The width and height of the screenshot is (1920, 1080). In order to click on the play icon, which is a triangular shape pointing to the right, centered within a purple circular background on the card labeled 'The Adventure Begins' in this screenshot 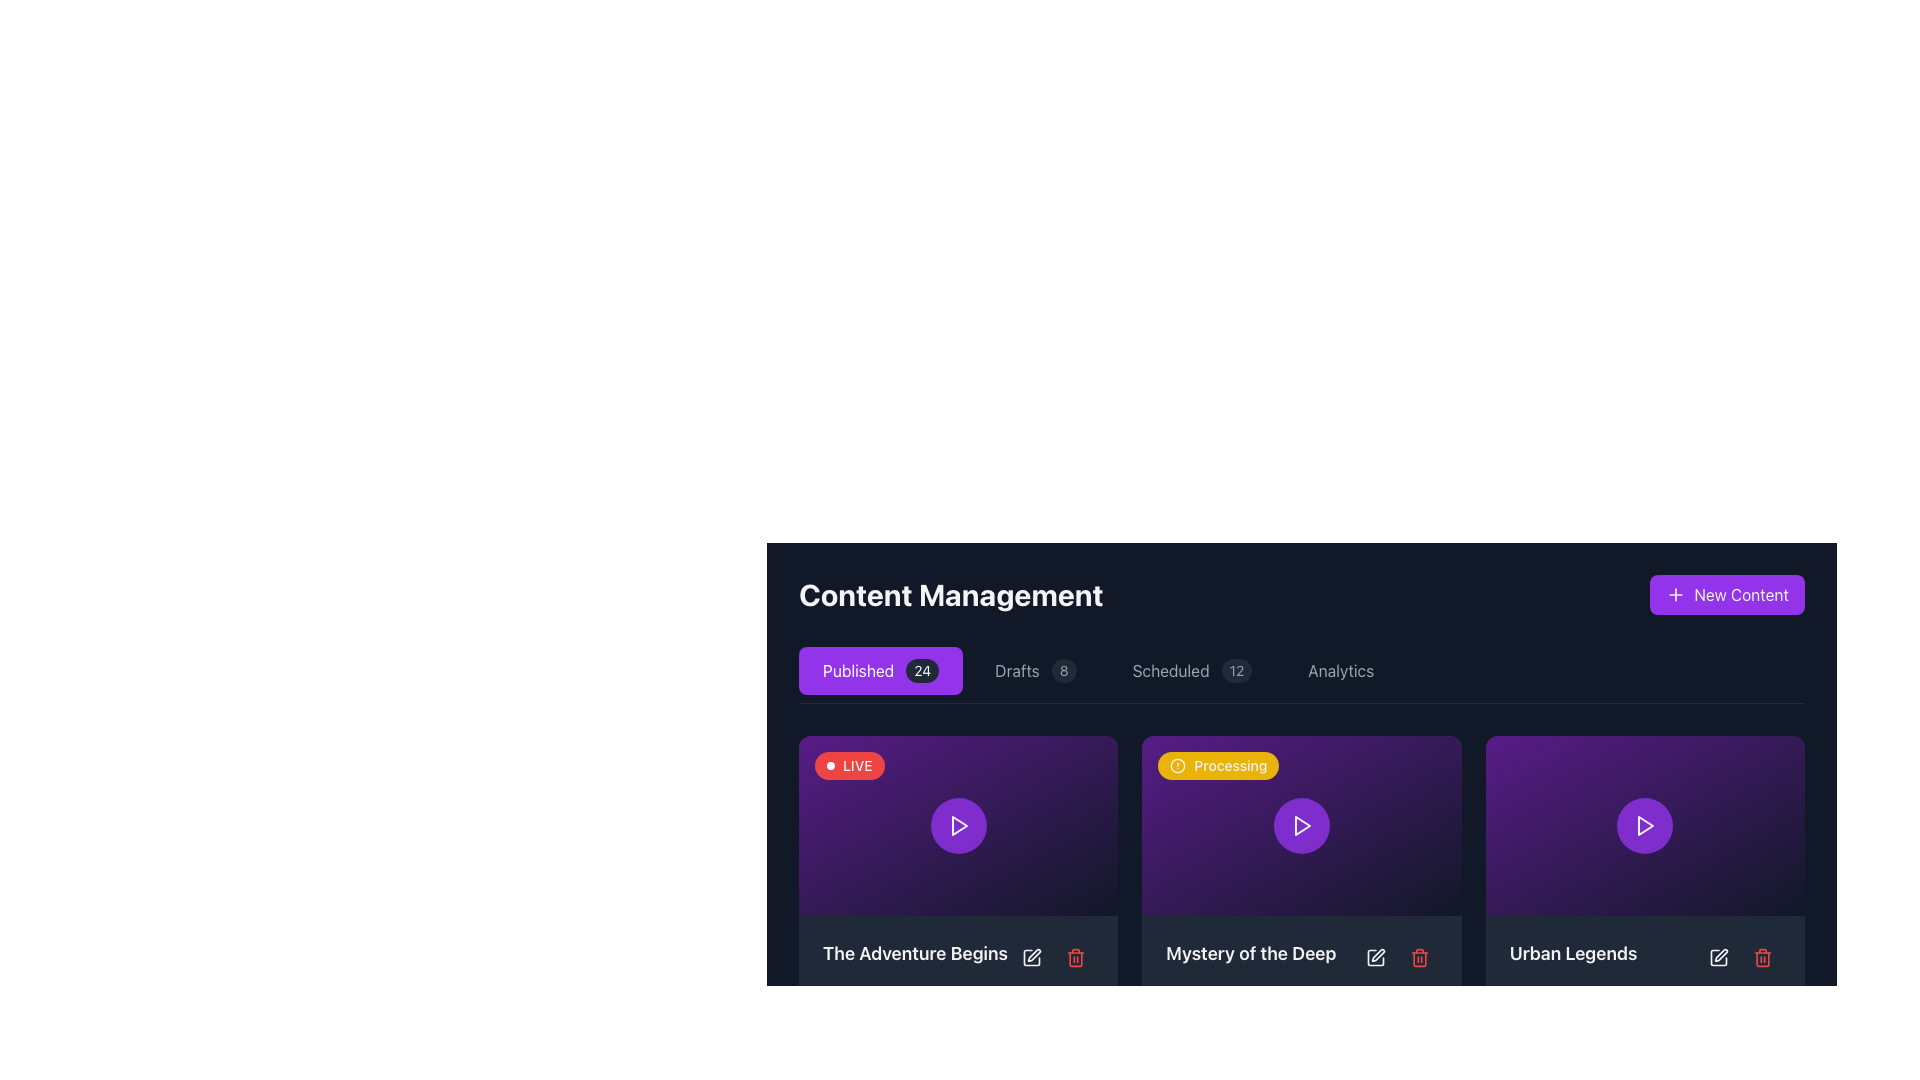, I will do `click(958, 825)`.